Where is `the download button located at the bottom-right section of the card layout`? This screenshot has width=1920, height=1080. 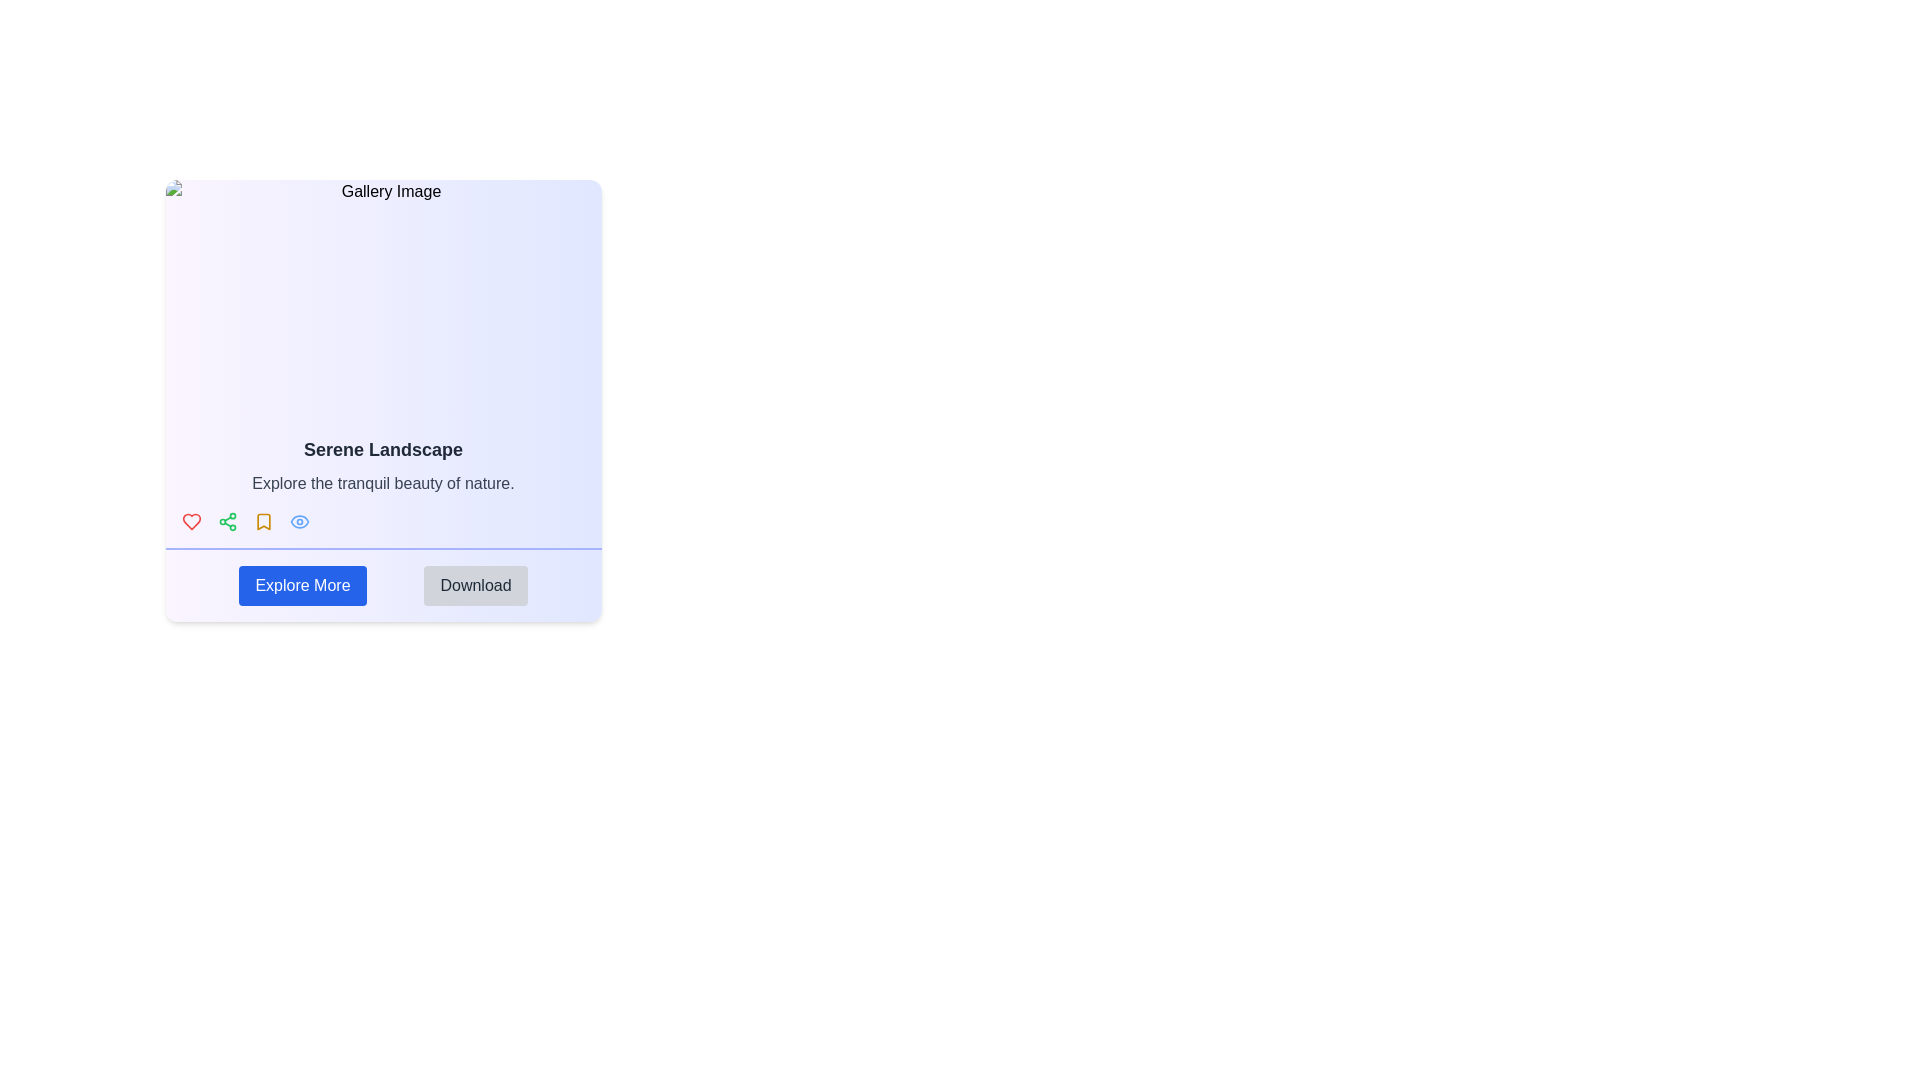 the download button located at the bottom-right section of the card layout is located at coordinates (474, 585).